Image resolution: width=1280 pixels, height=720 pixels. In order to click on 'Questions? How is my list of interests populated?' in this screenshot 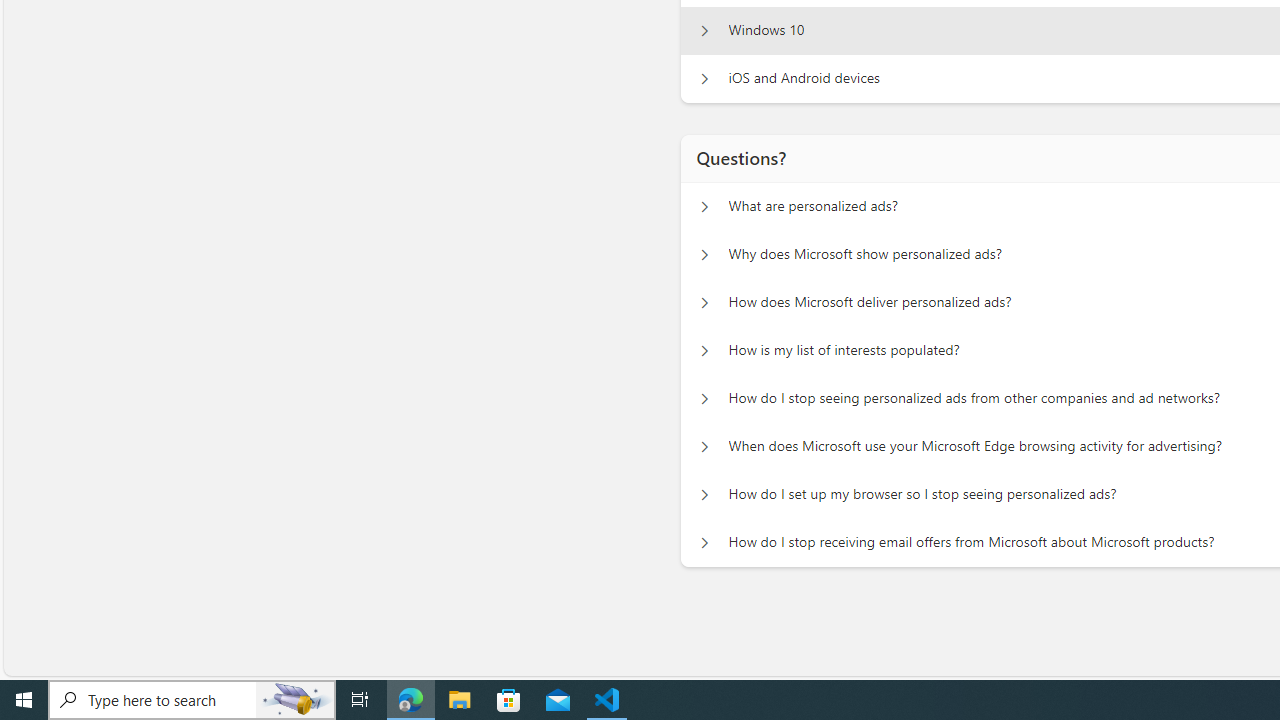, I will do `click(704, 350)`.